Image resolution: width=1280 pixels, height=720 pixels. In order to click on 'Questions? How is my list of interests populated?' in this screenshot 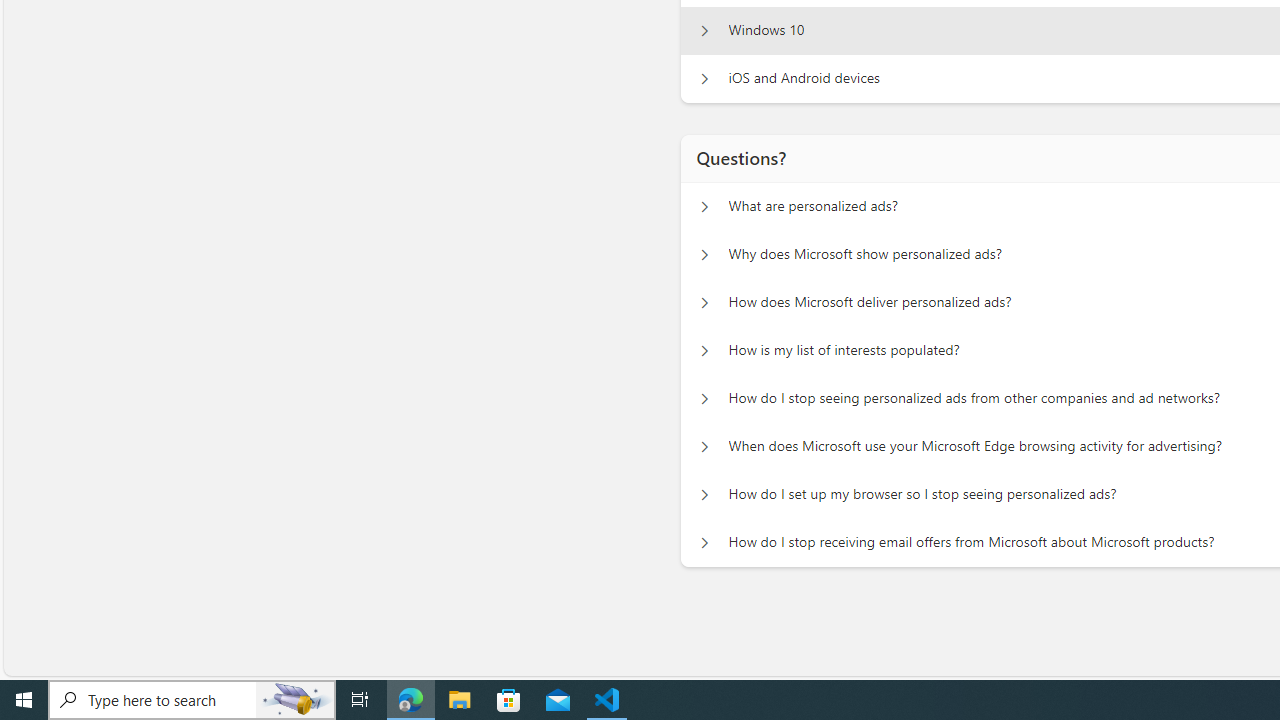, I will do `click(704, 350)`.